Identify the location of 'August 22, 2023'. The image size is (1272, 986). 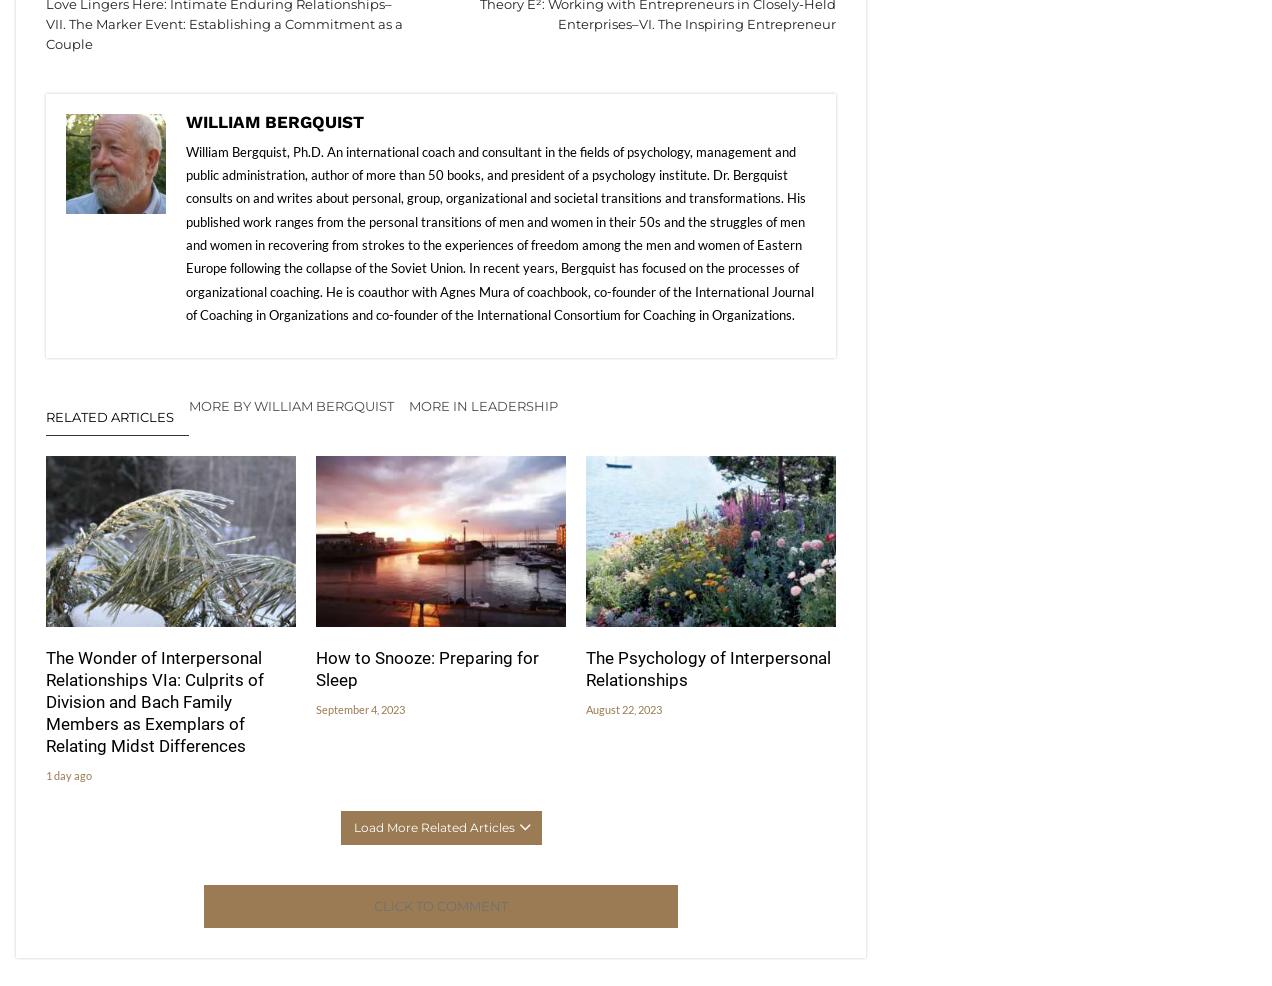
(623, 708).